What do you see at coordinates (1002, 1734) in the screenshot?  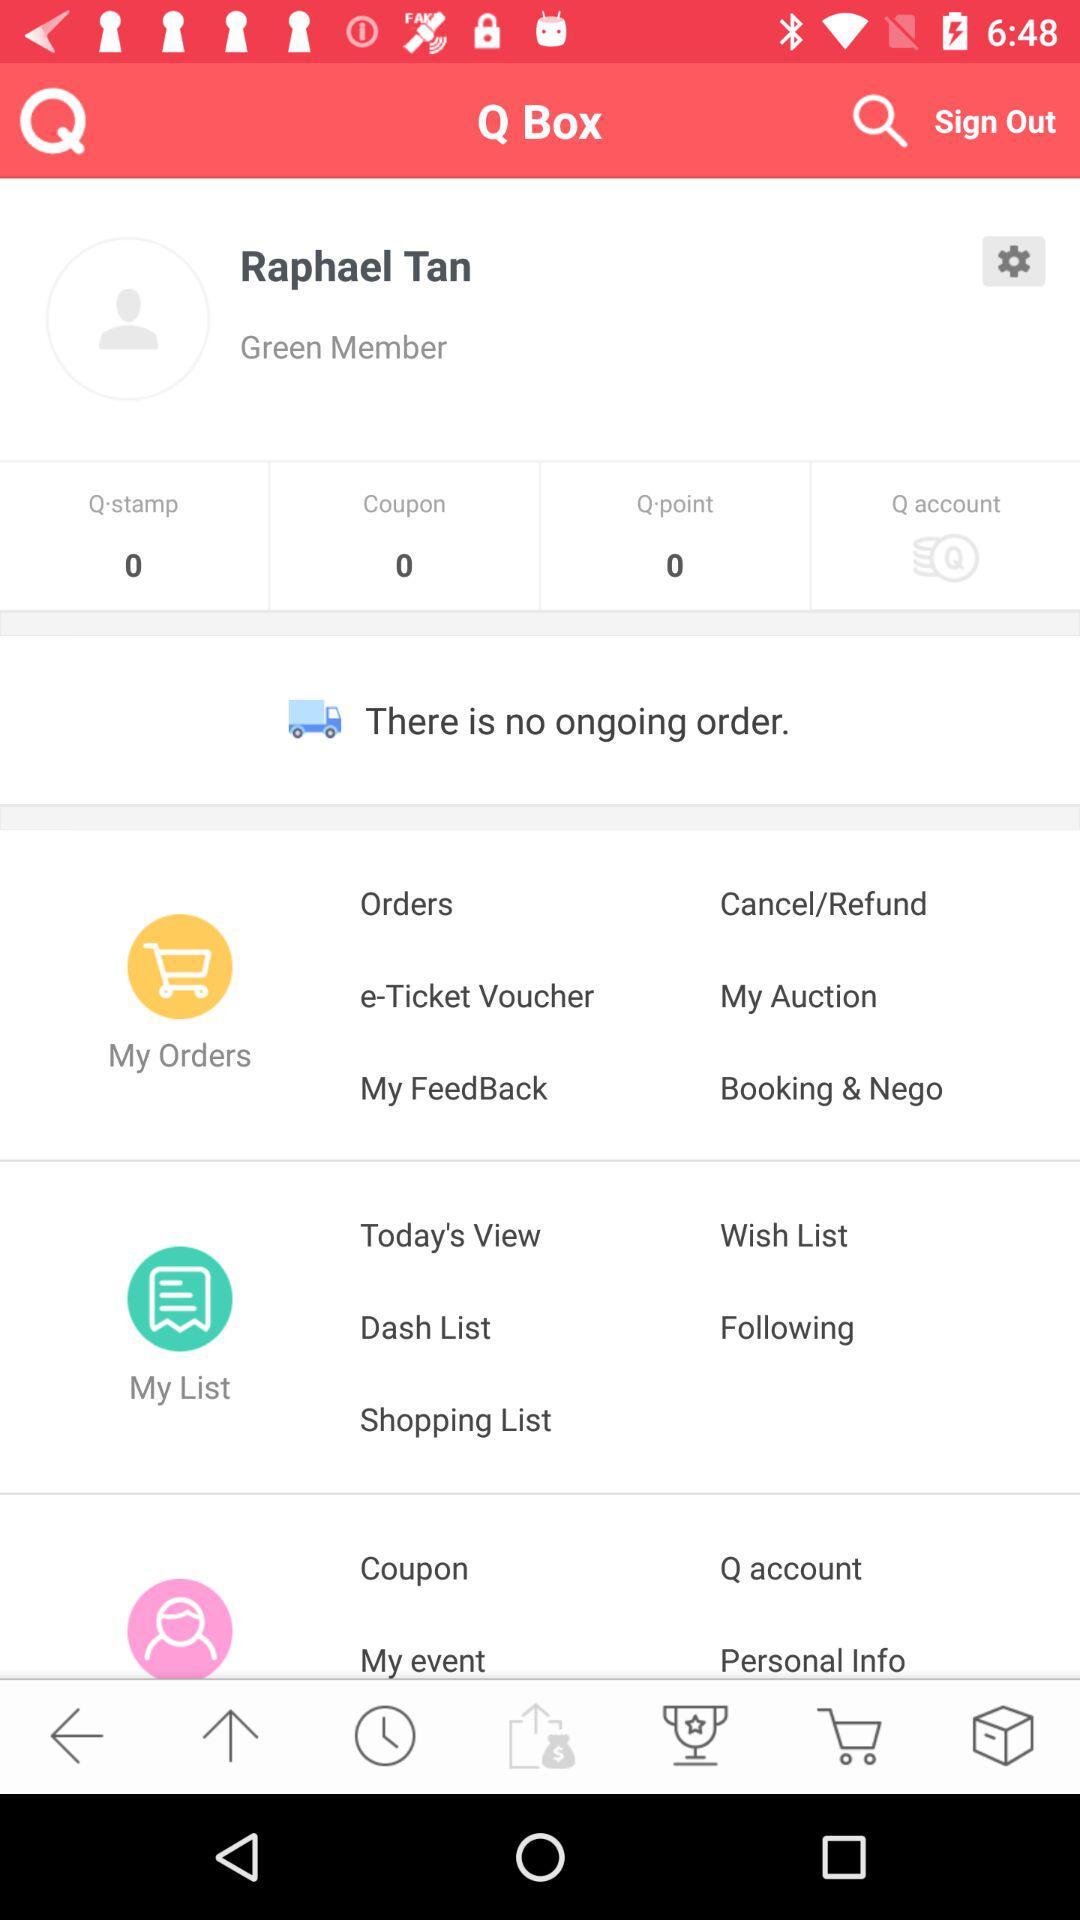 I see `in the right corner there will be a shopping cart click on the icon next to it that will be a box` at bounding box center [1002, 1734].